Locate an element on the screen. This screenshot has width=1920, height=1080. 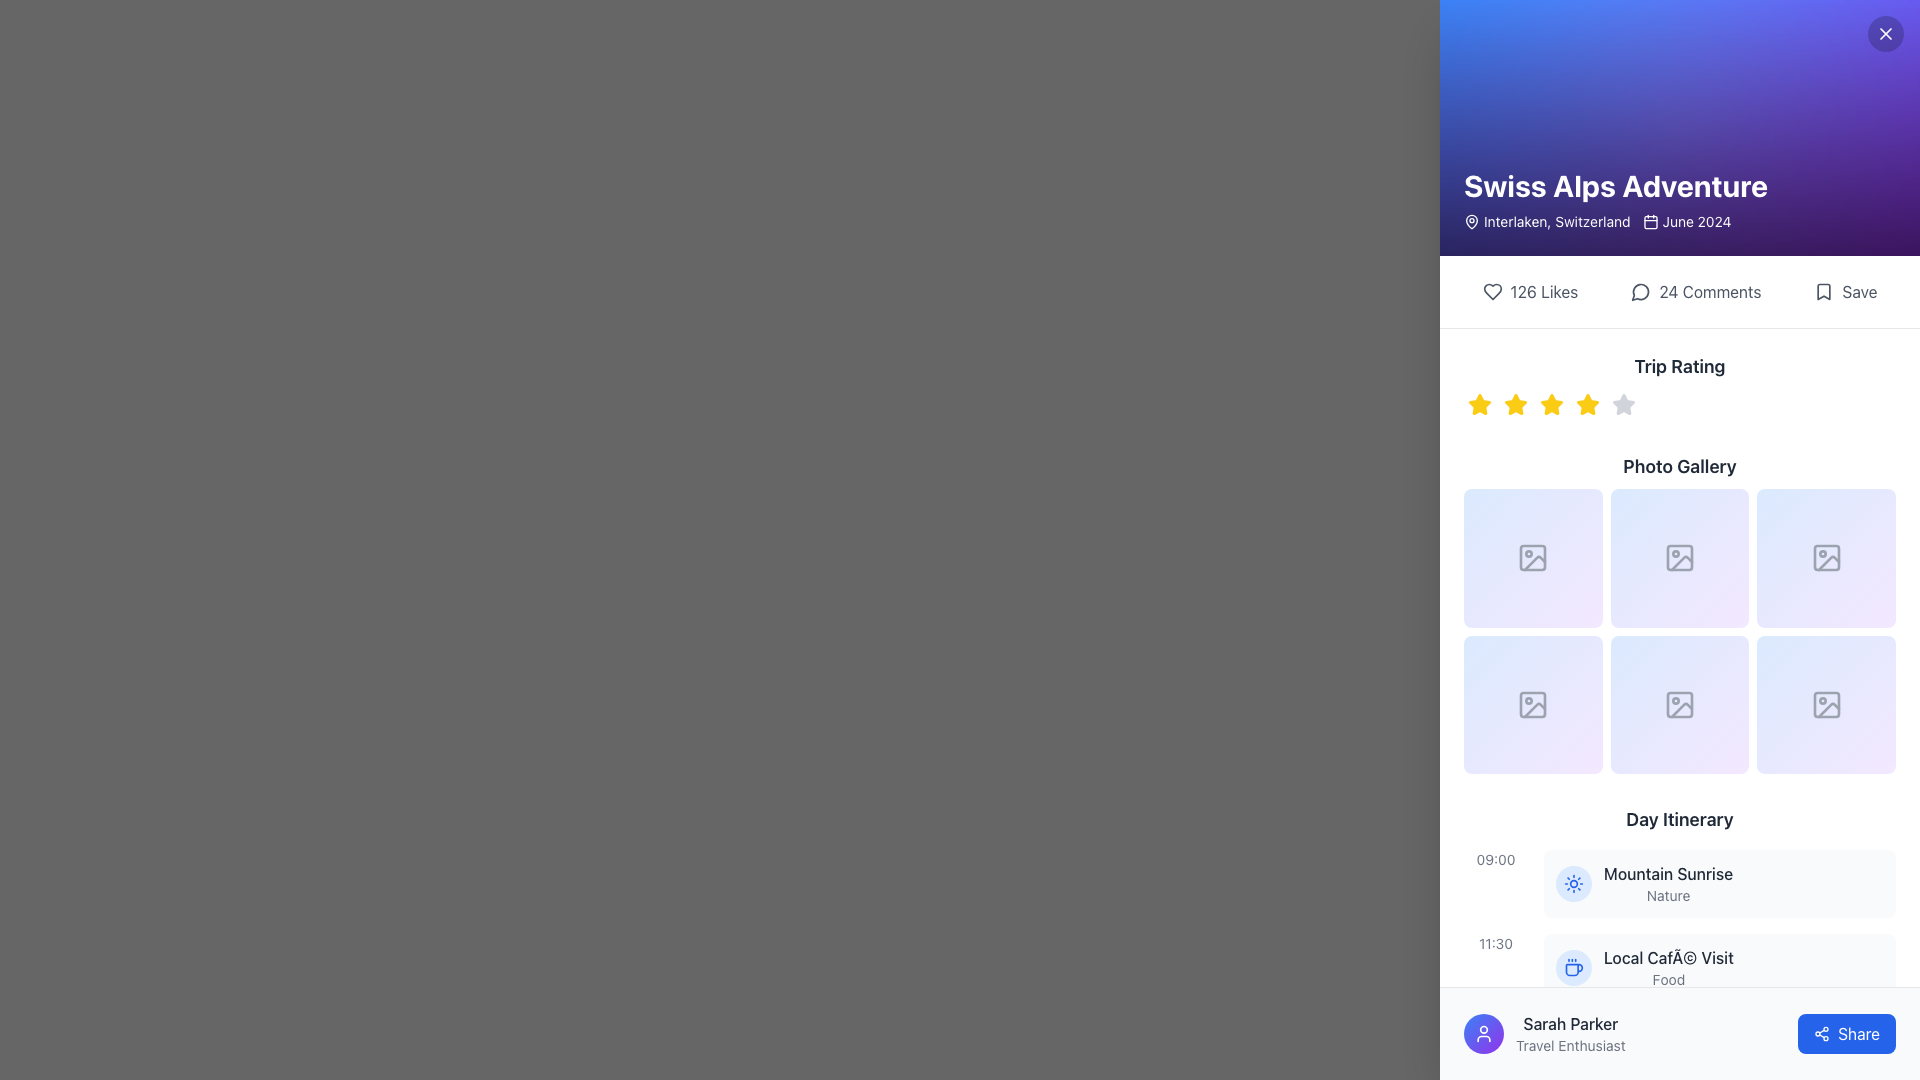
the 'Mountain Sunrise' informational panel in the 'Day Itinerary' section, which features a blue sun icon and bolded title is located at coordinates (1718, 882).